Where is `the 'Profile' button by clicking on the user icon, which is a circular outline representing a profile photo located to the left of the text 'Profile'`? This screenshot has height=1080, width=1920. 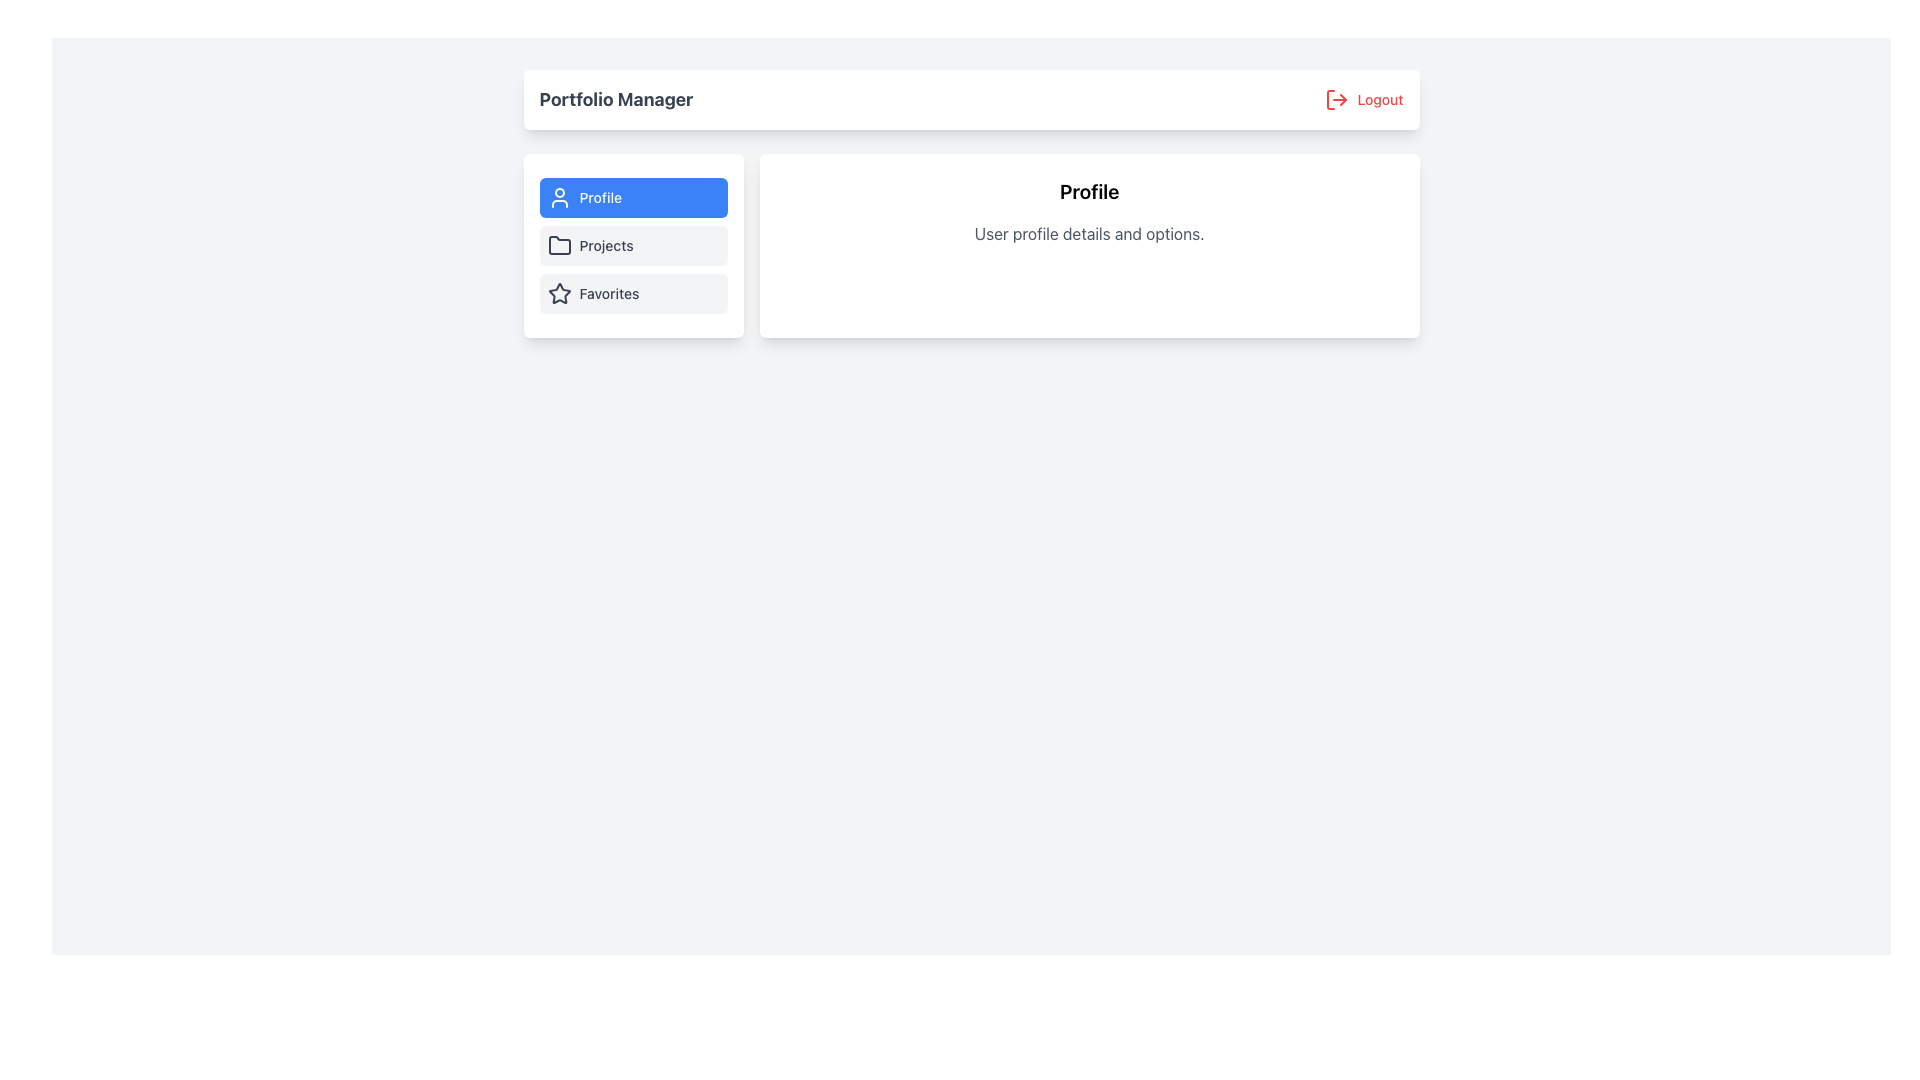
the 'Profile' button by clicking on the user icon, which is a circular outline representing a profile photo located to the left of the text 'Profile' is located at coordinates (559, 197).